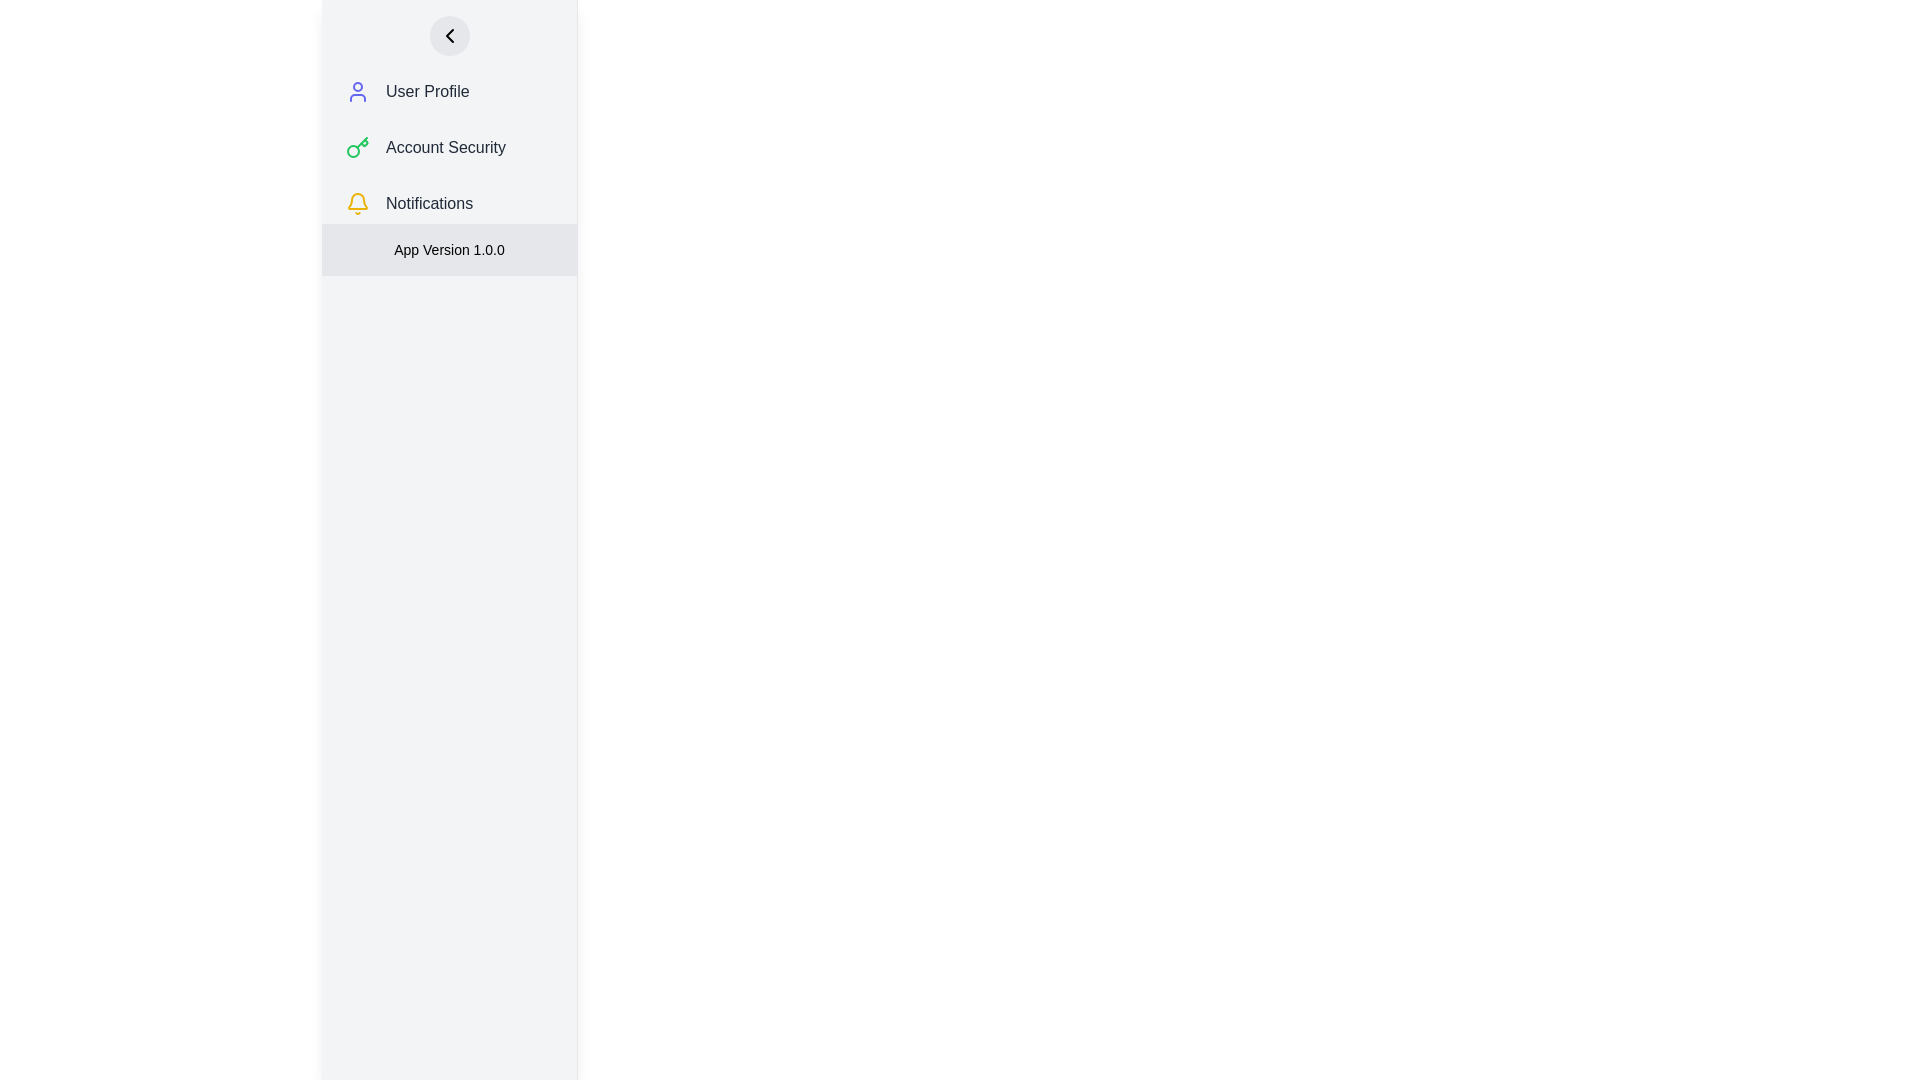 The image size is (1920, 1080). I want to click on the 'Notifications' text label, which is styled with a medium font weight and dark gray color, located in the vertical navigation menu between 'Account Security' and 'App Version 1.0.0', so click(428, 204).